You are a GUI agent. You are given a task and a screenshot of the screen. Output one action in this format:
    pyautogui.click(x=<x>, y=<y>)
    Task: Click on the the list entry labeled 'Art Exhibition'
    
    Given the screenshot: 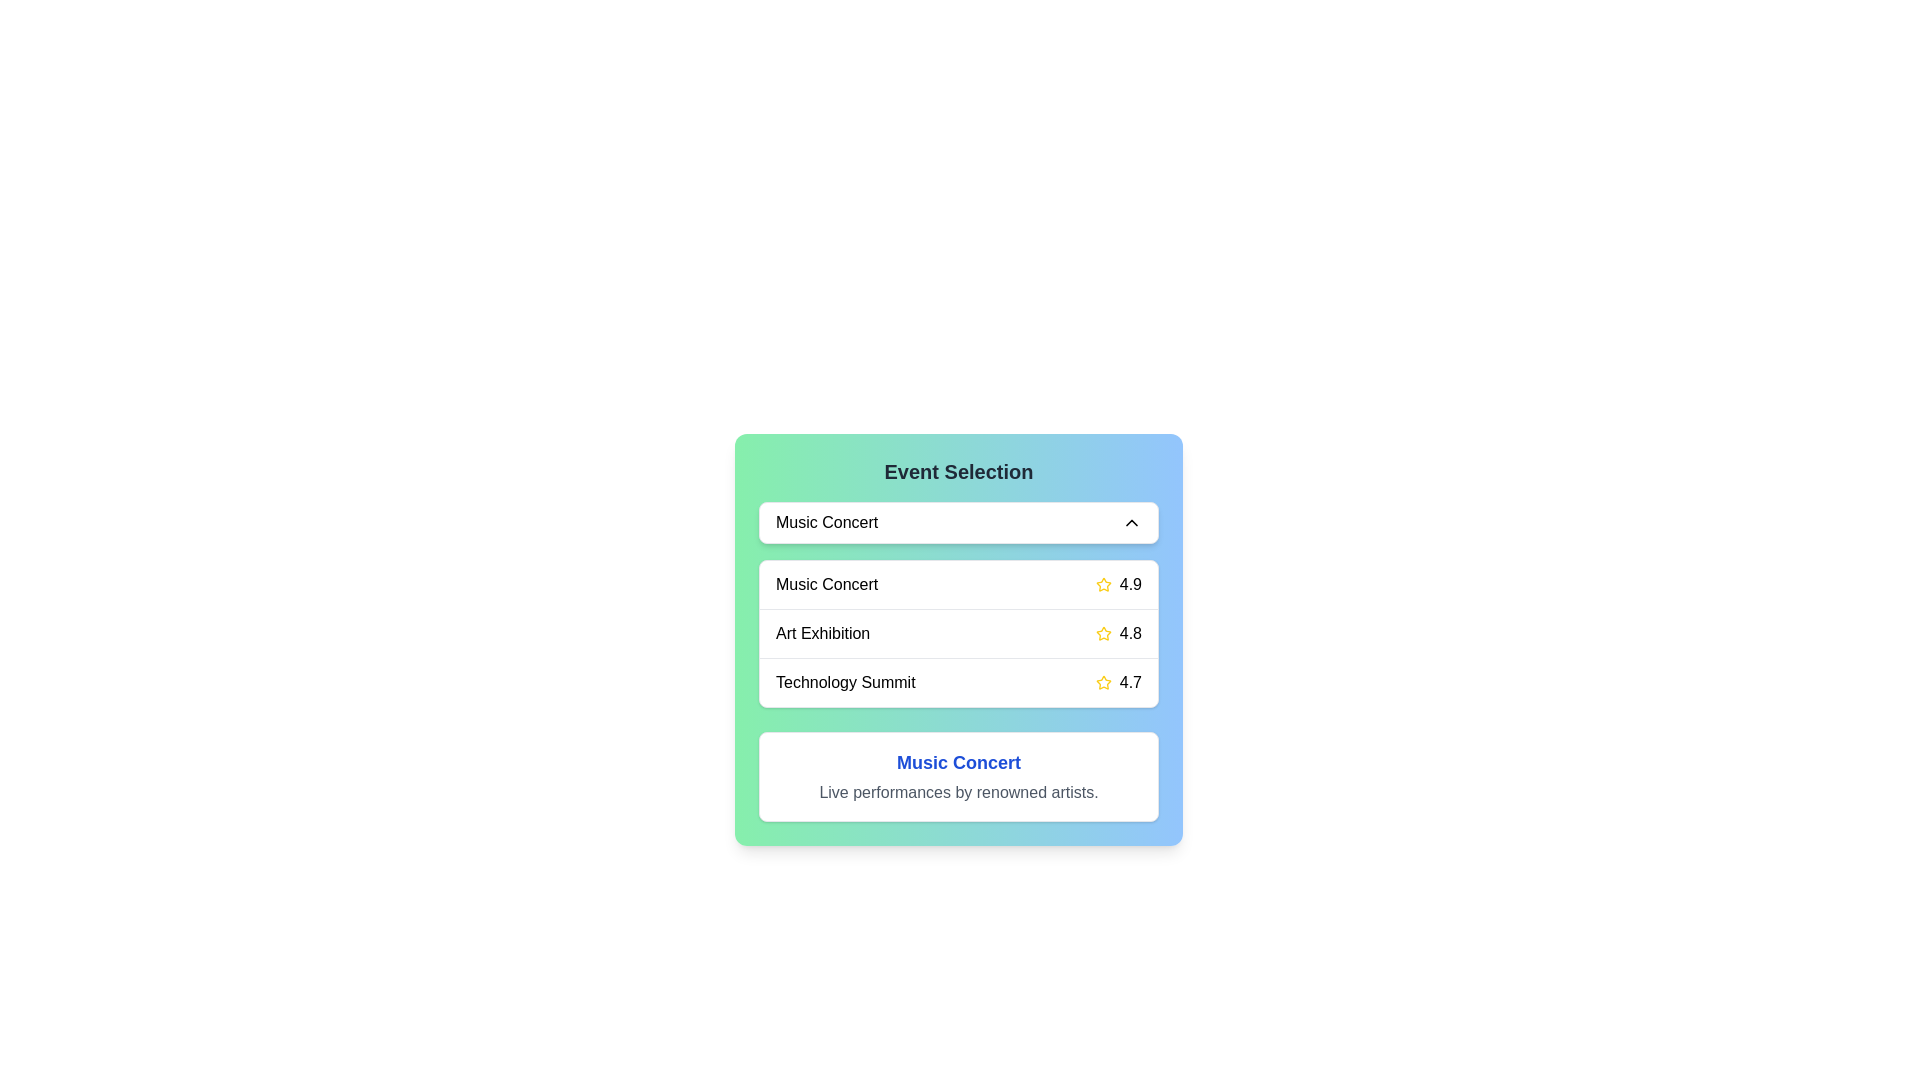 What is the action you would take?
    pyautogui.click(x=958, y=633)
    